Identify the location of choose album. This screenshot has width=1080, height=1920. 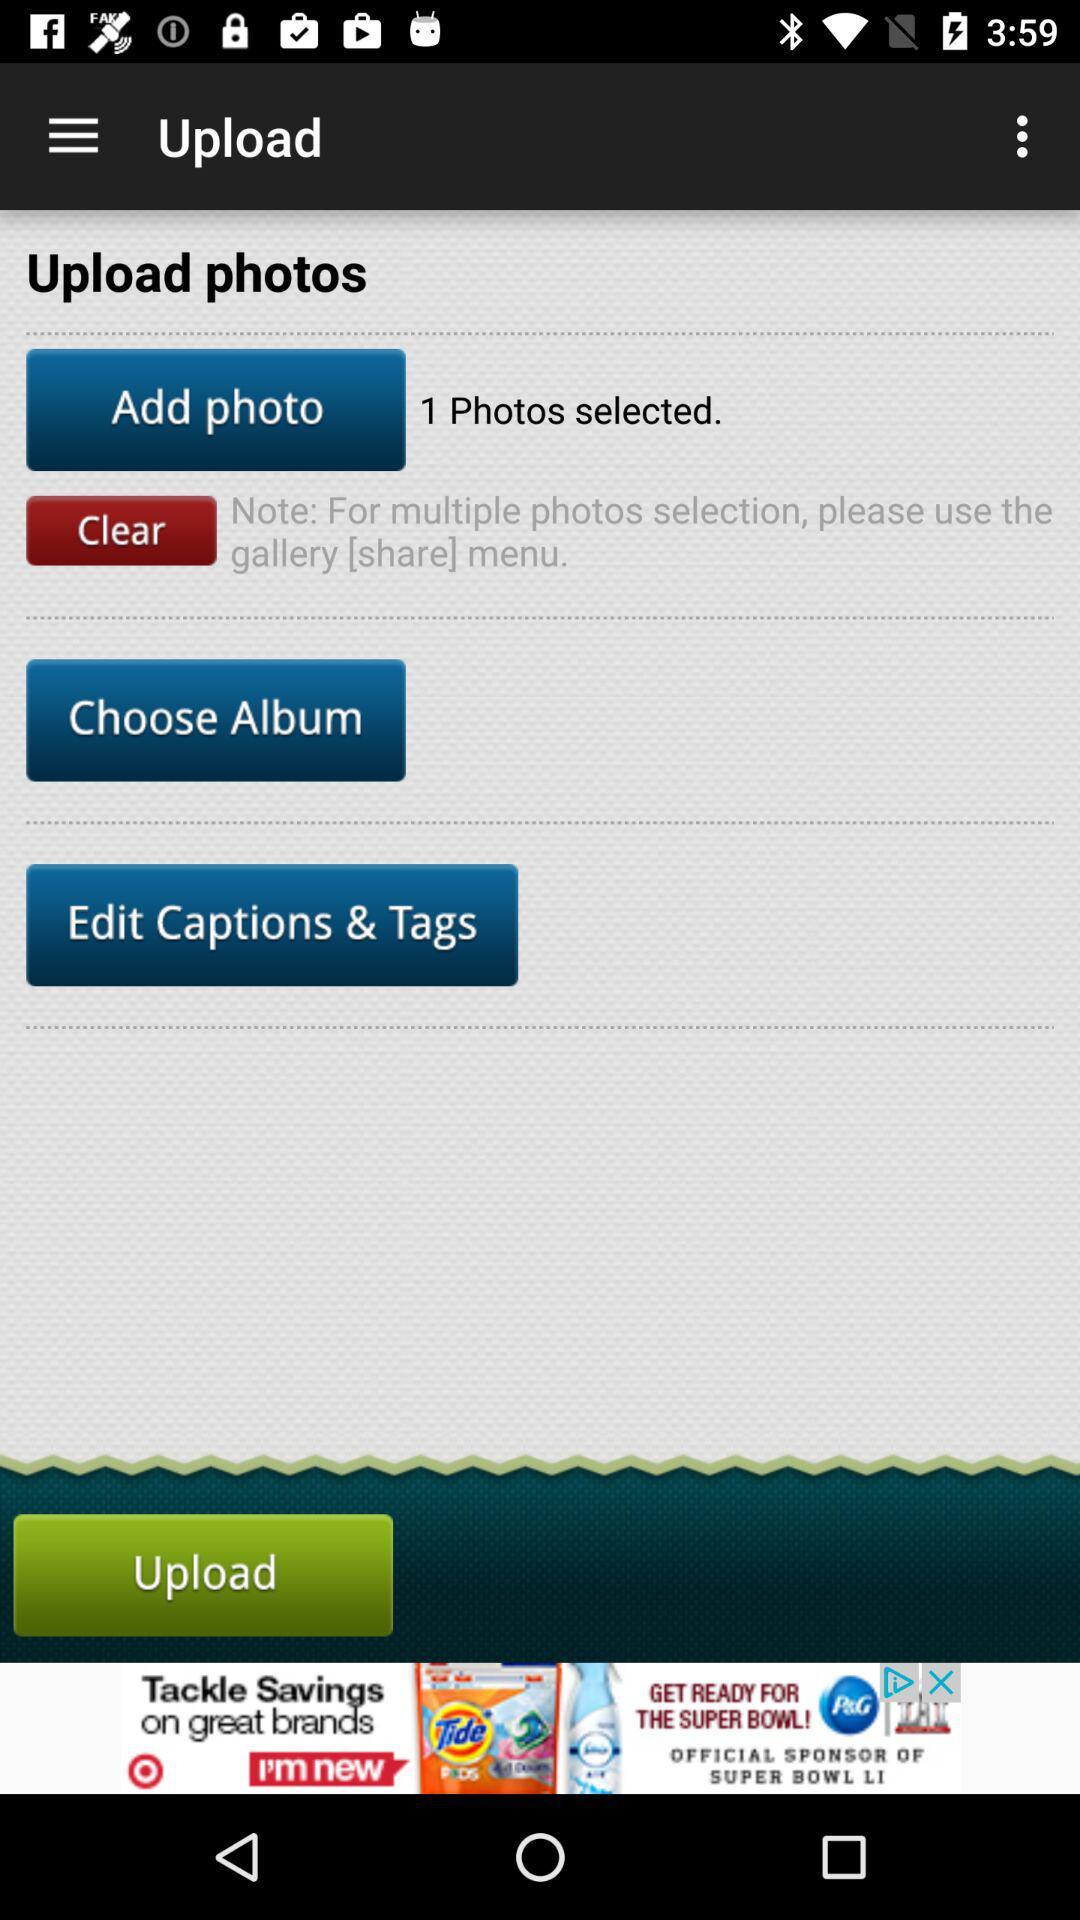
(216, 720).